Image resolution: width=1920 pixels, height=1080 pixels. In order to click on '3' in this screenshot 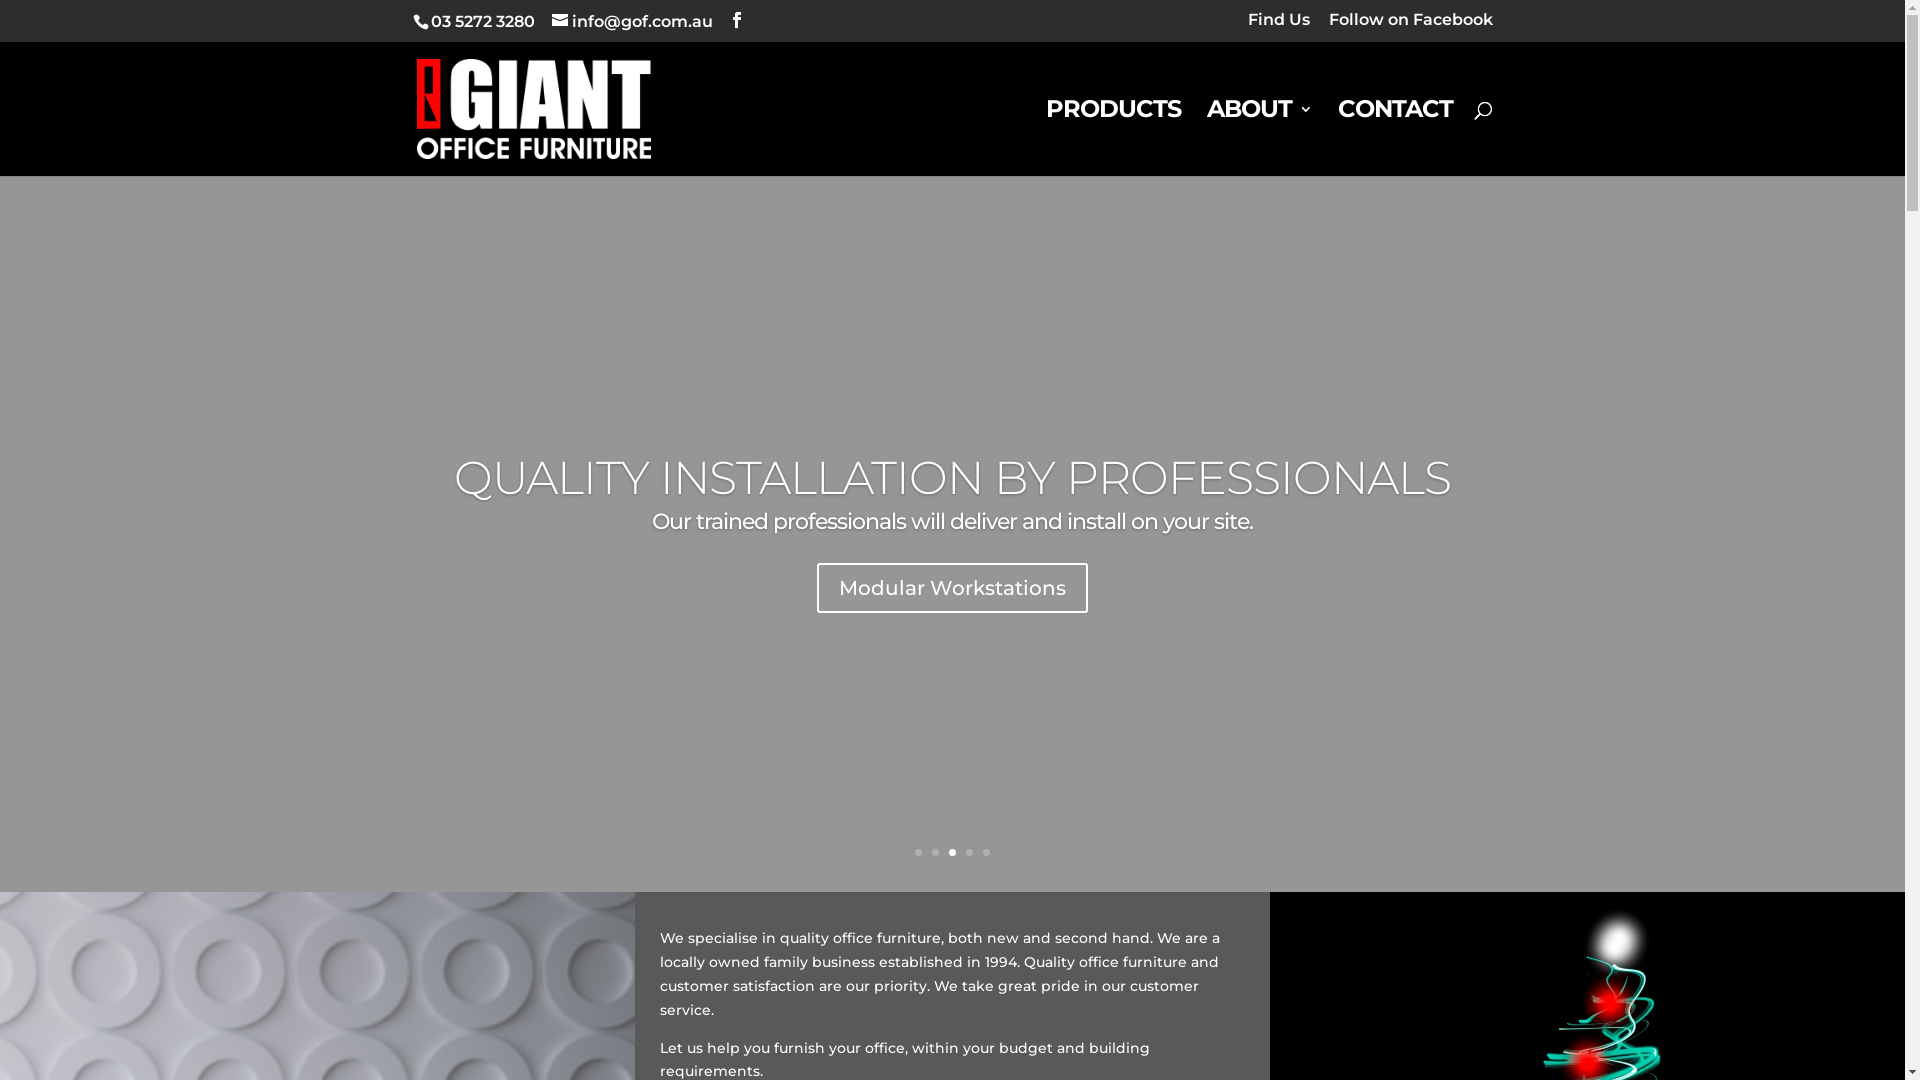, I will do `click(951, 852)`.